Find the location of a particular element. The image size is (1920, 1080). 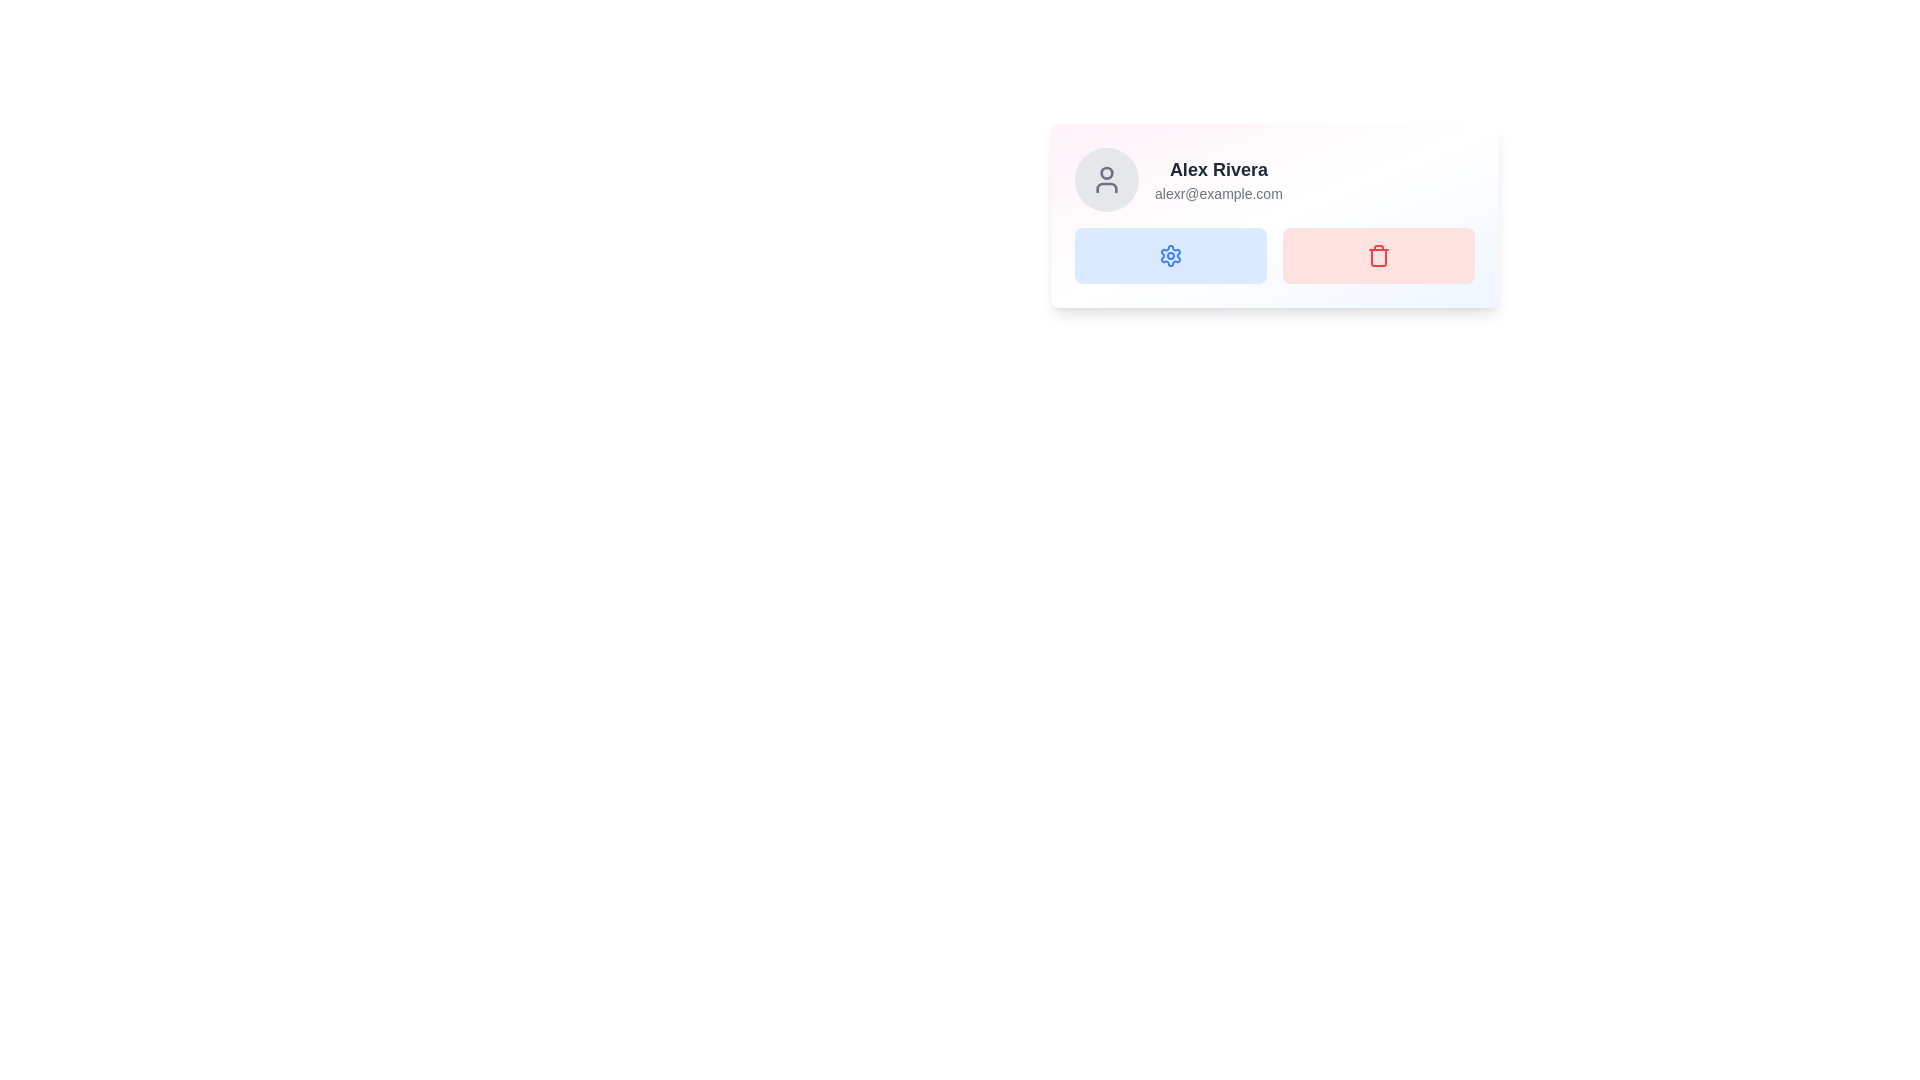

the blue gear-shaped icon for additional interaction options is located at coordinates (1171, 254).